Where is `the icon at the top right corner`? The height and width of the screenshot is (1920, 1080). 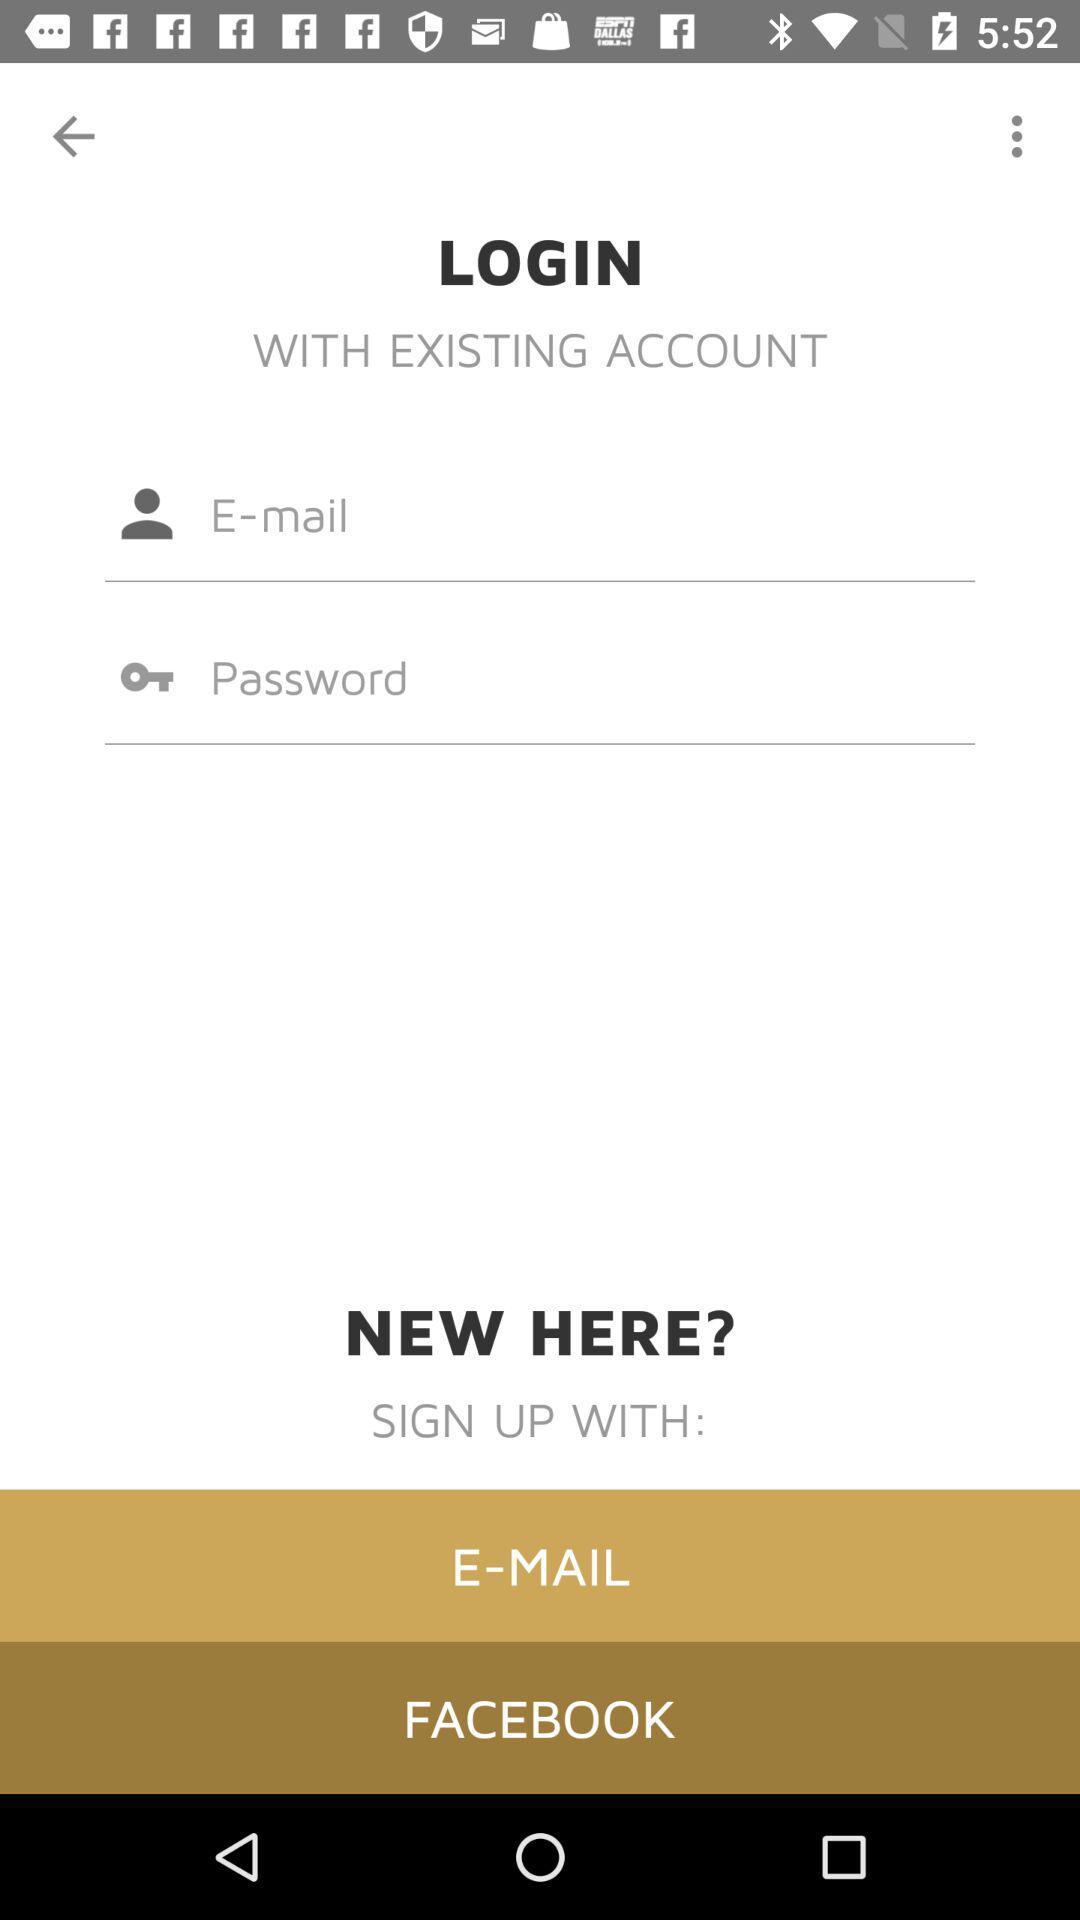
the icon at the top right corner is located at coordinates (1017, 135).